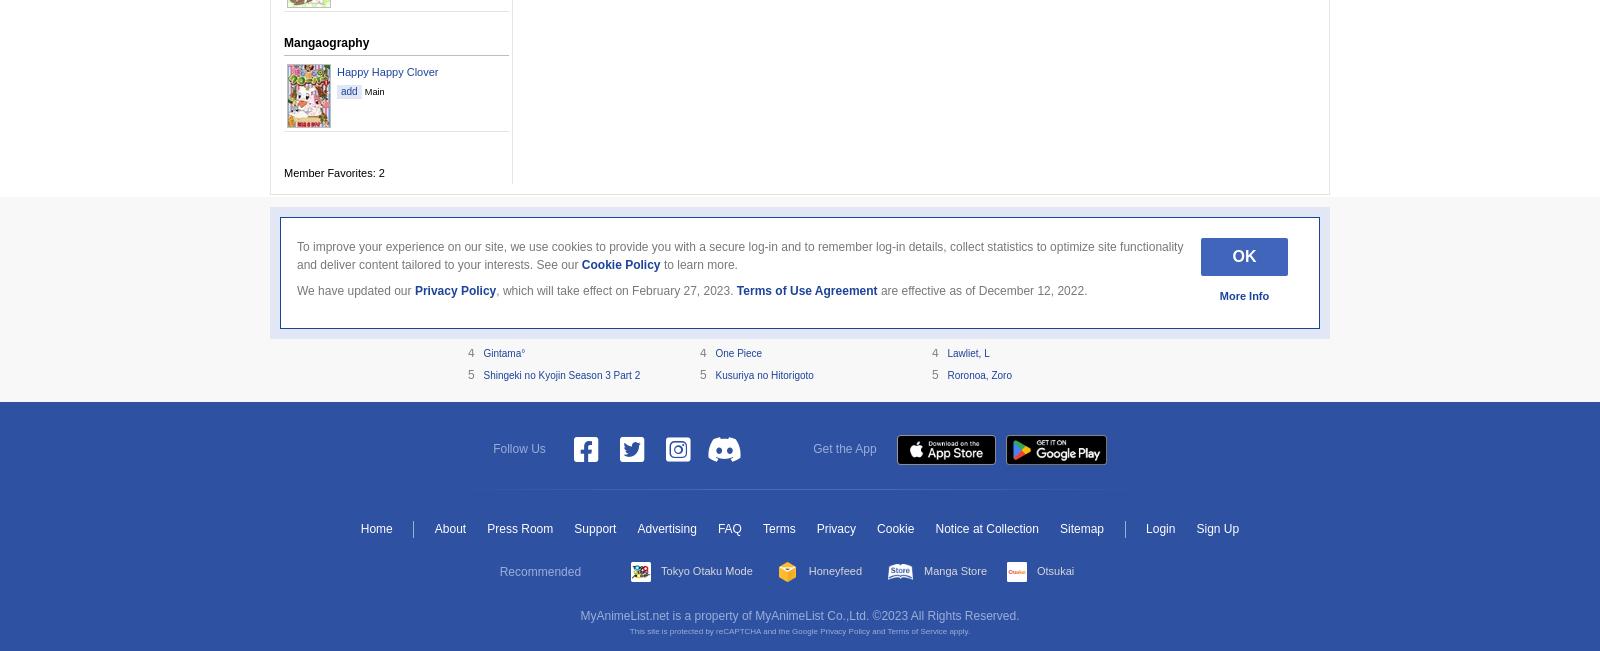 This screenshot has height=651, width=1600. I want to click on 'MyAnimeList.net is a property of MyAnimeList Co.,Ltd. ©2023 All Rights Reserved.', so click(579, 614).